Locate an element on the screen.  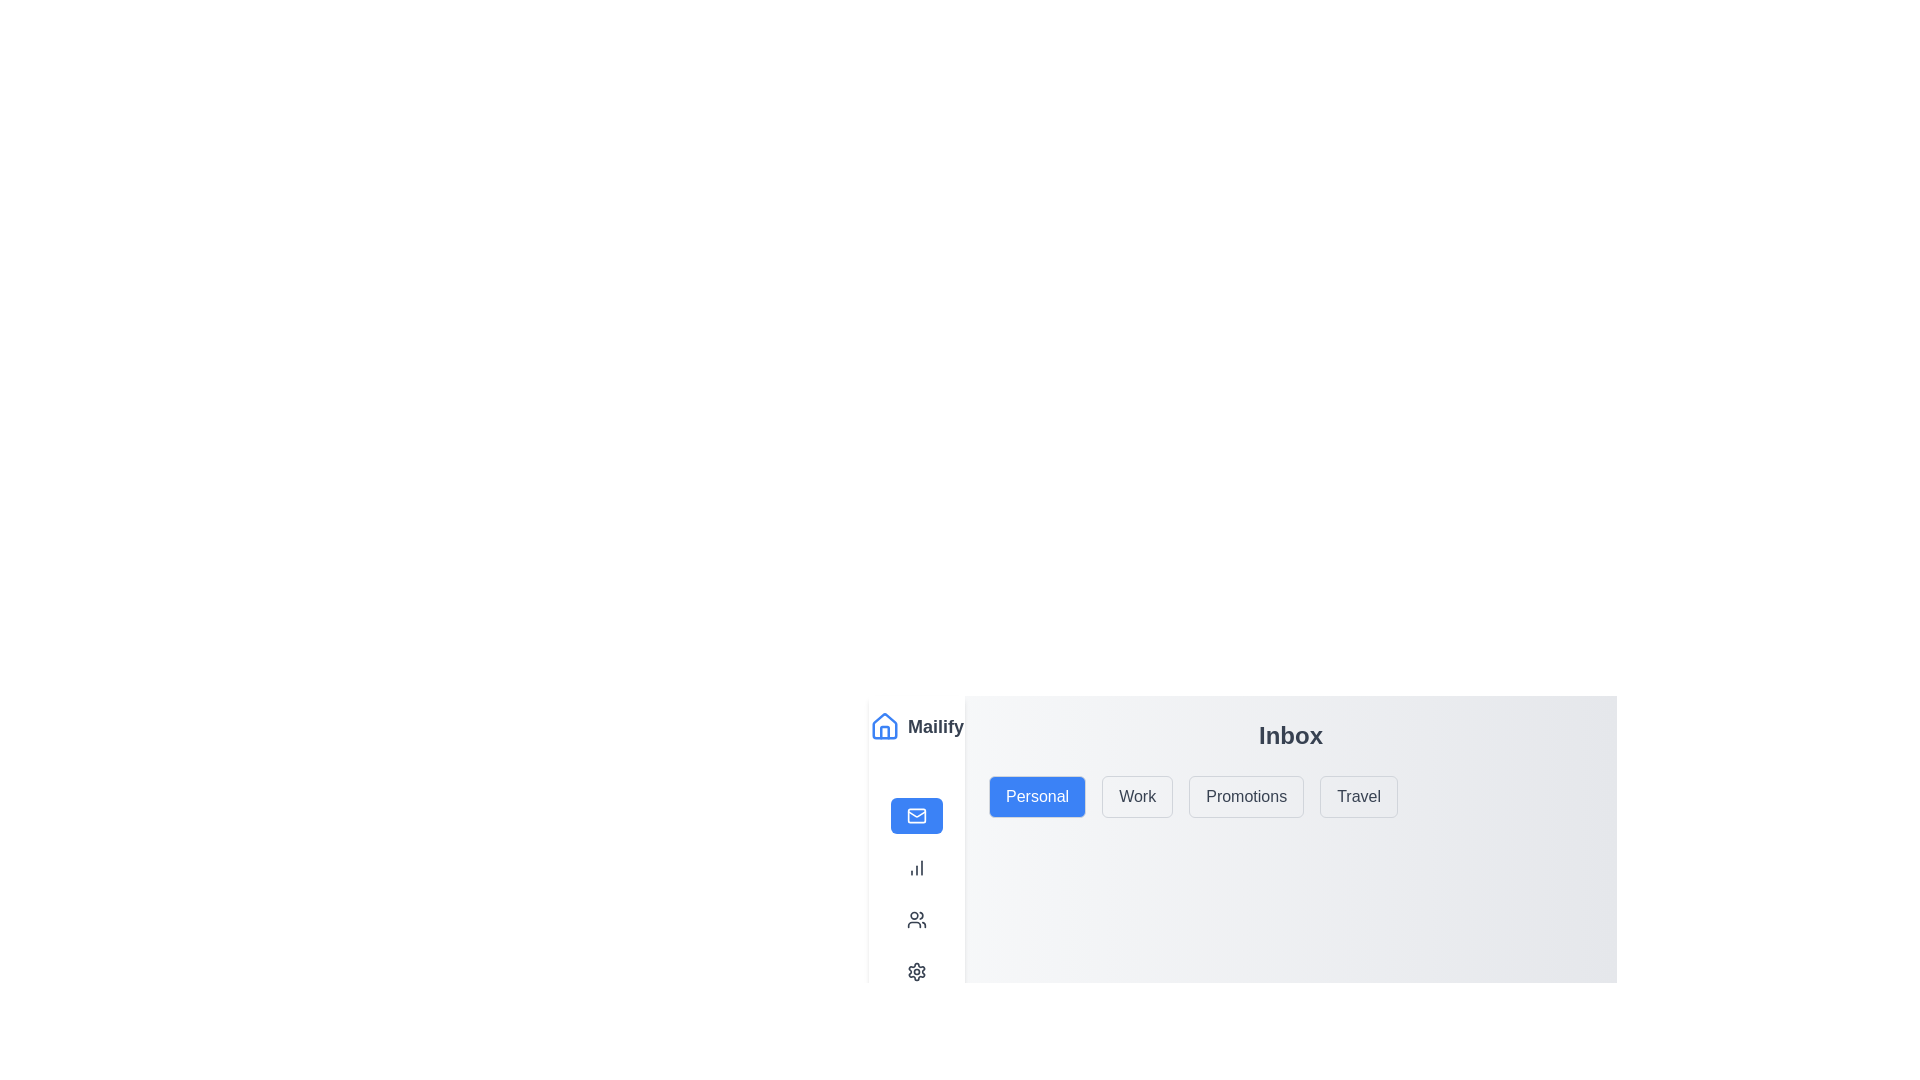
the gear-shaped settings button located at the bottom of the vertical navigation menu is located at coordinates (915, 971).